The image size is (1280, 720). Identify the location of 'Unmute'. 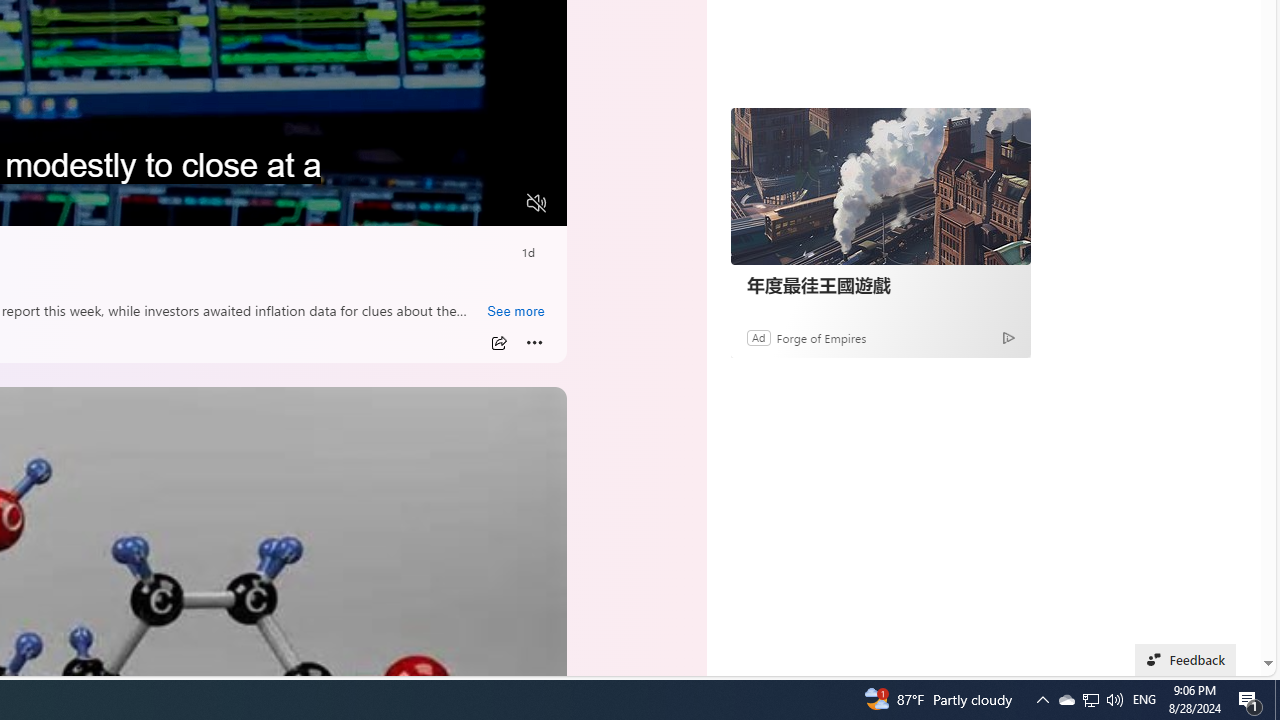
(536, 203).